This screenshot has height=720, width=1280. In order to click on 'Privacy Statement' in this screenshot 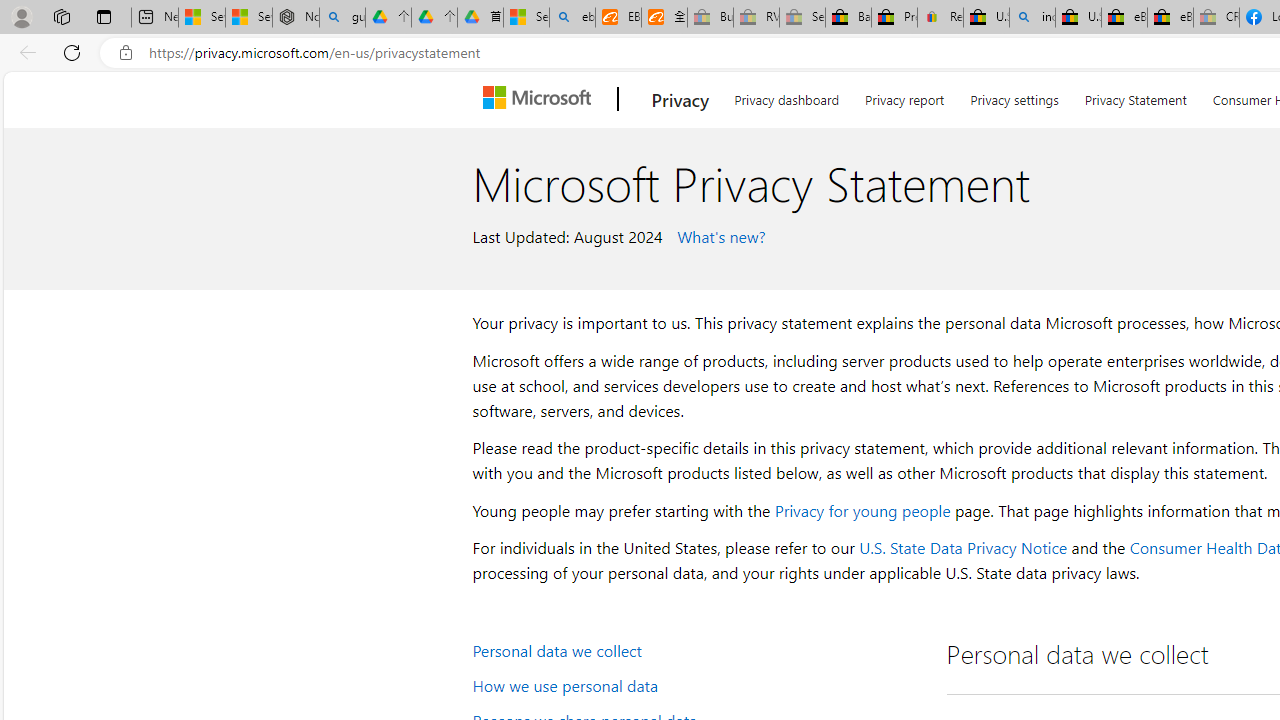, I will do `click(1135, 96)`.